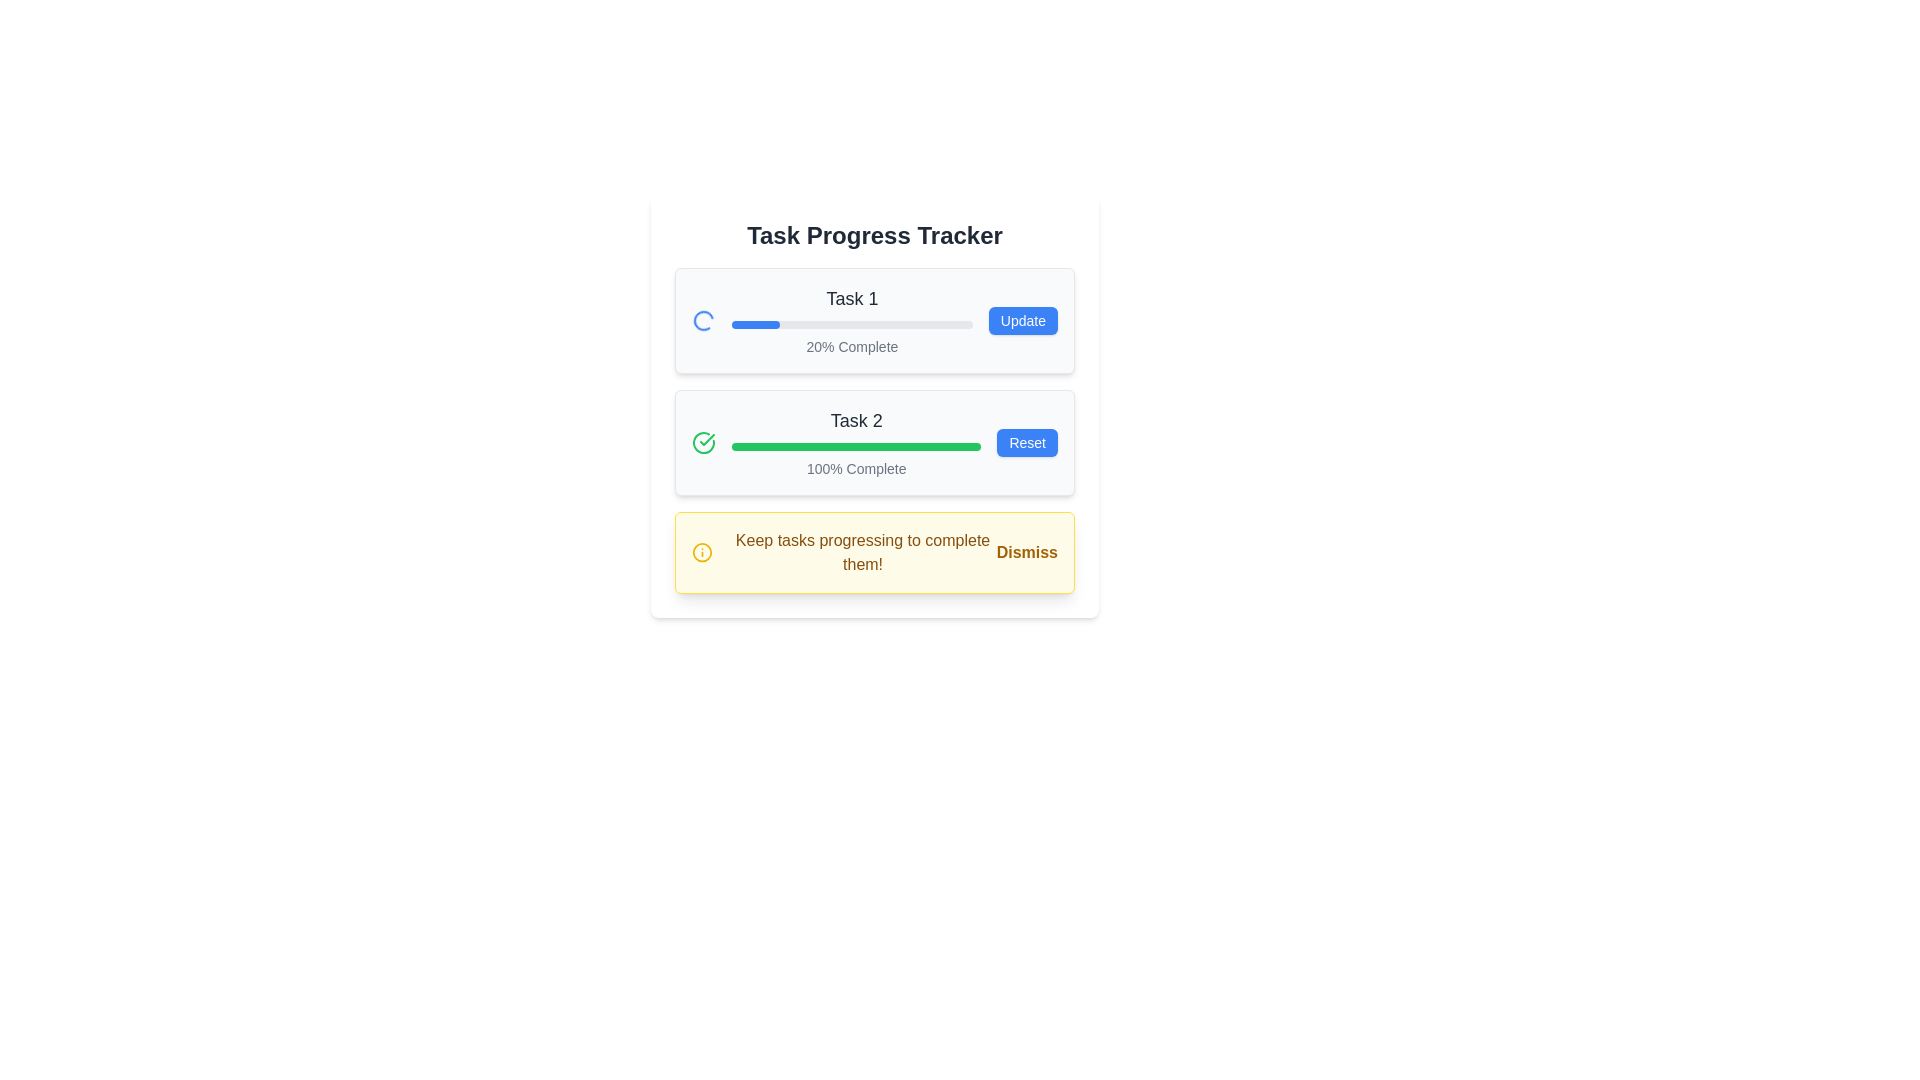  What do you see at coordinates (704, 442) in the screenshot?
I see `the completion status icon located to the left of the 'Task 2' label and above the '100% Complete' progress bar` at bounding box center [704, 442].